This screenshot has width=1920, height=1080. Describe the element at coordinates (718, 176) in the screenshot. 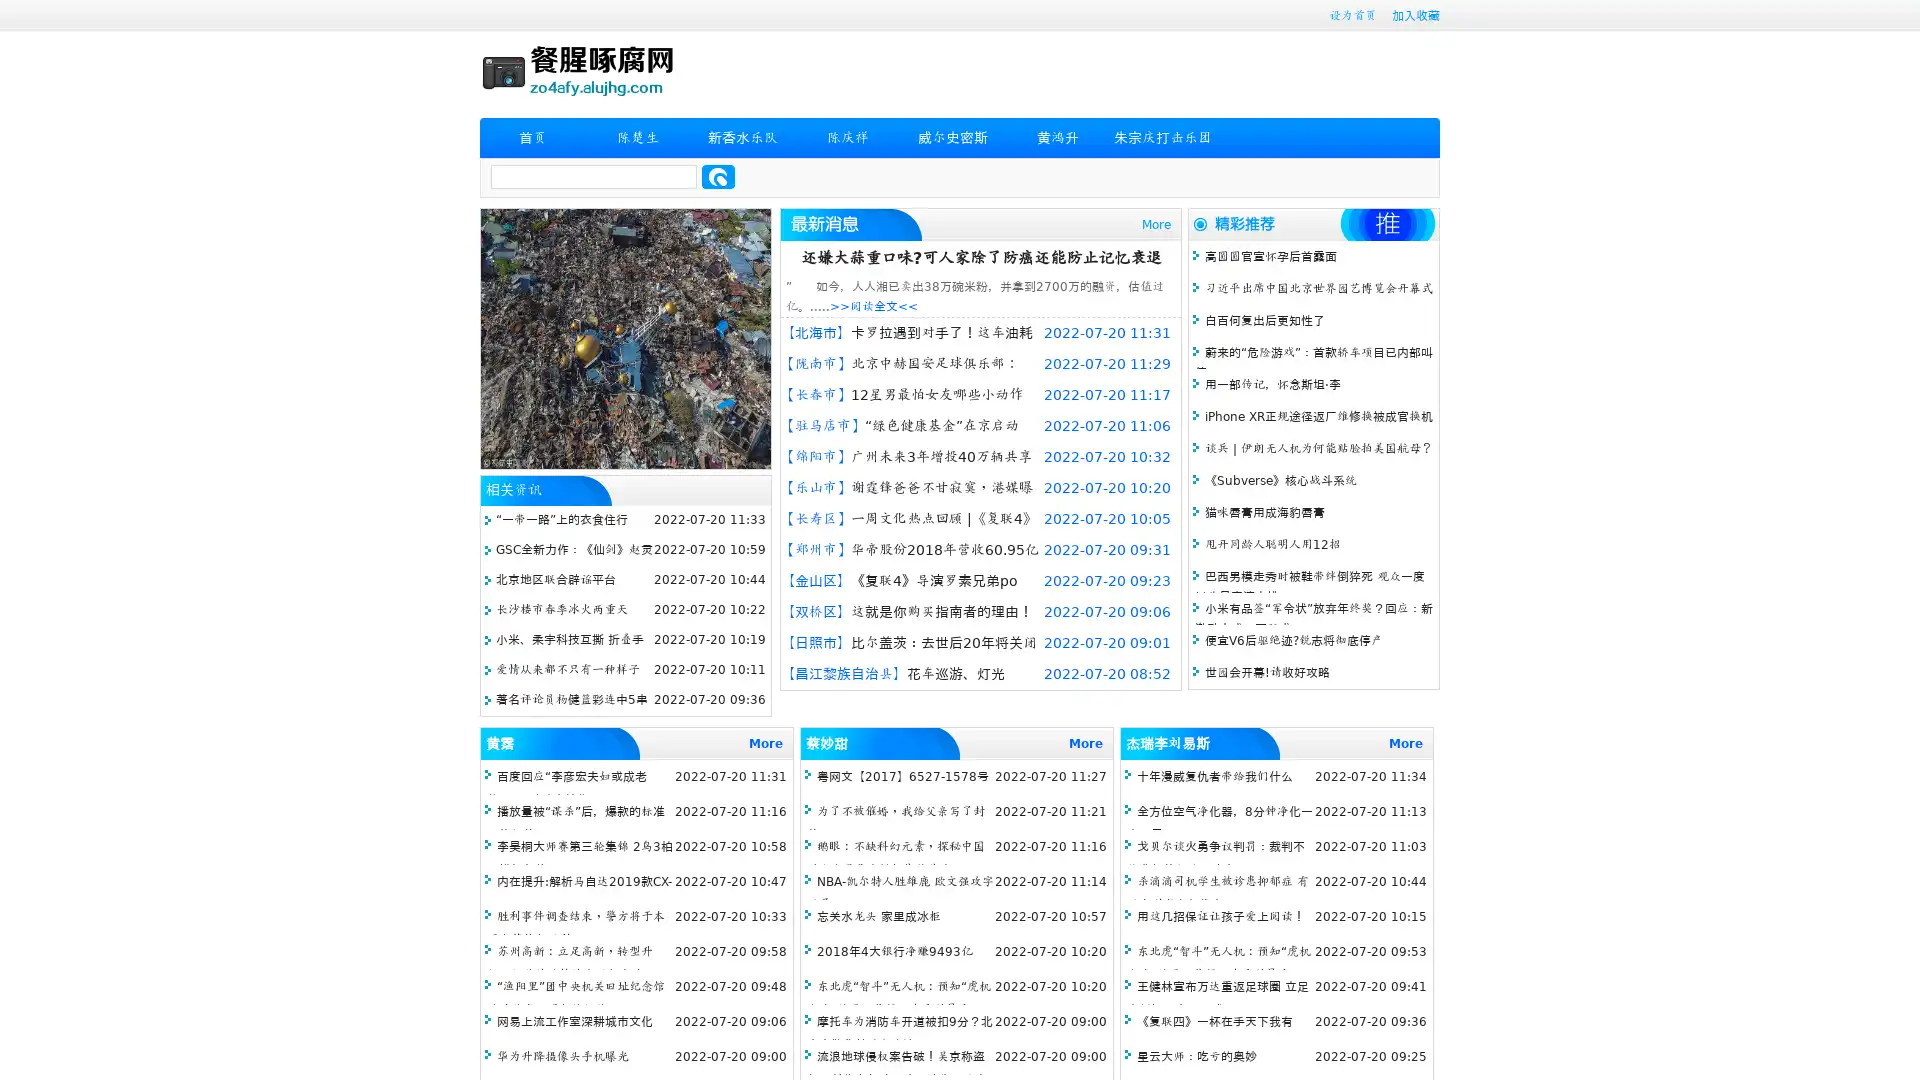

I see `Search` at that location.